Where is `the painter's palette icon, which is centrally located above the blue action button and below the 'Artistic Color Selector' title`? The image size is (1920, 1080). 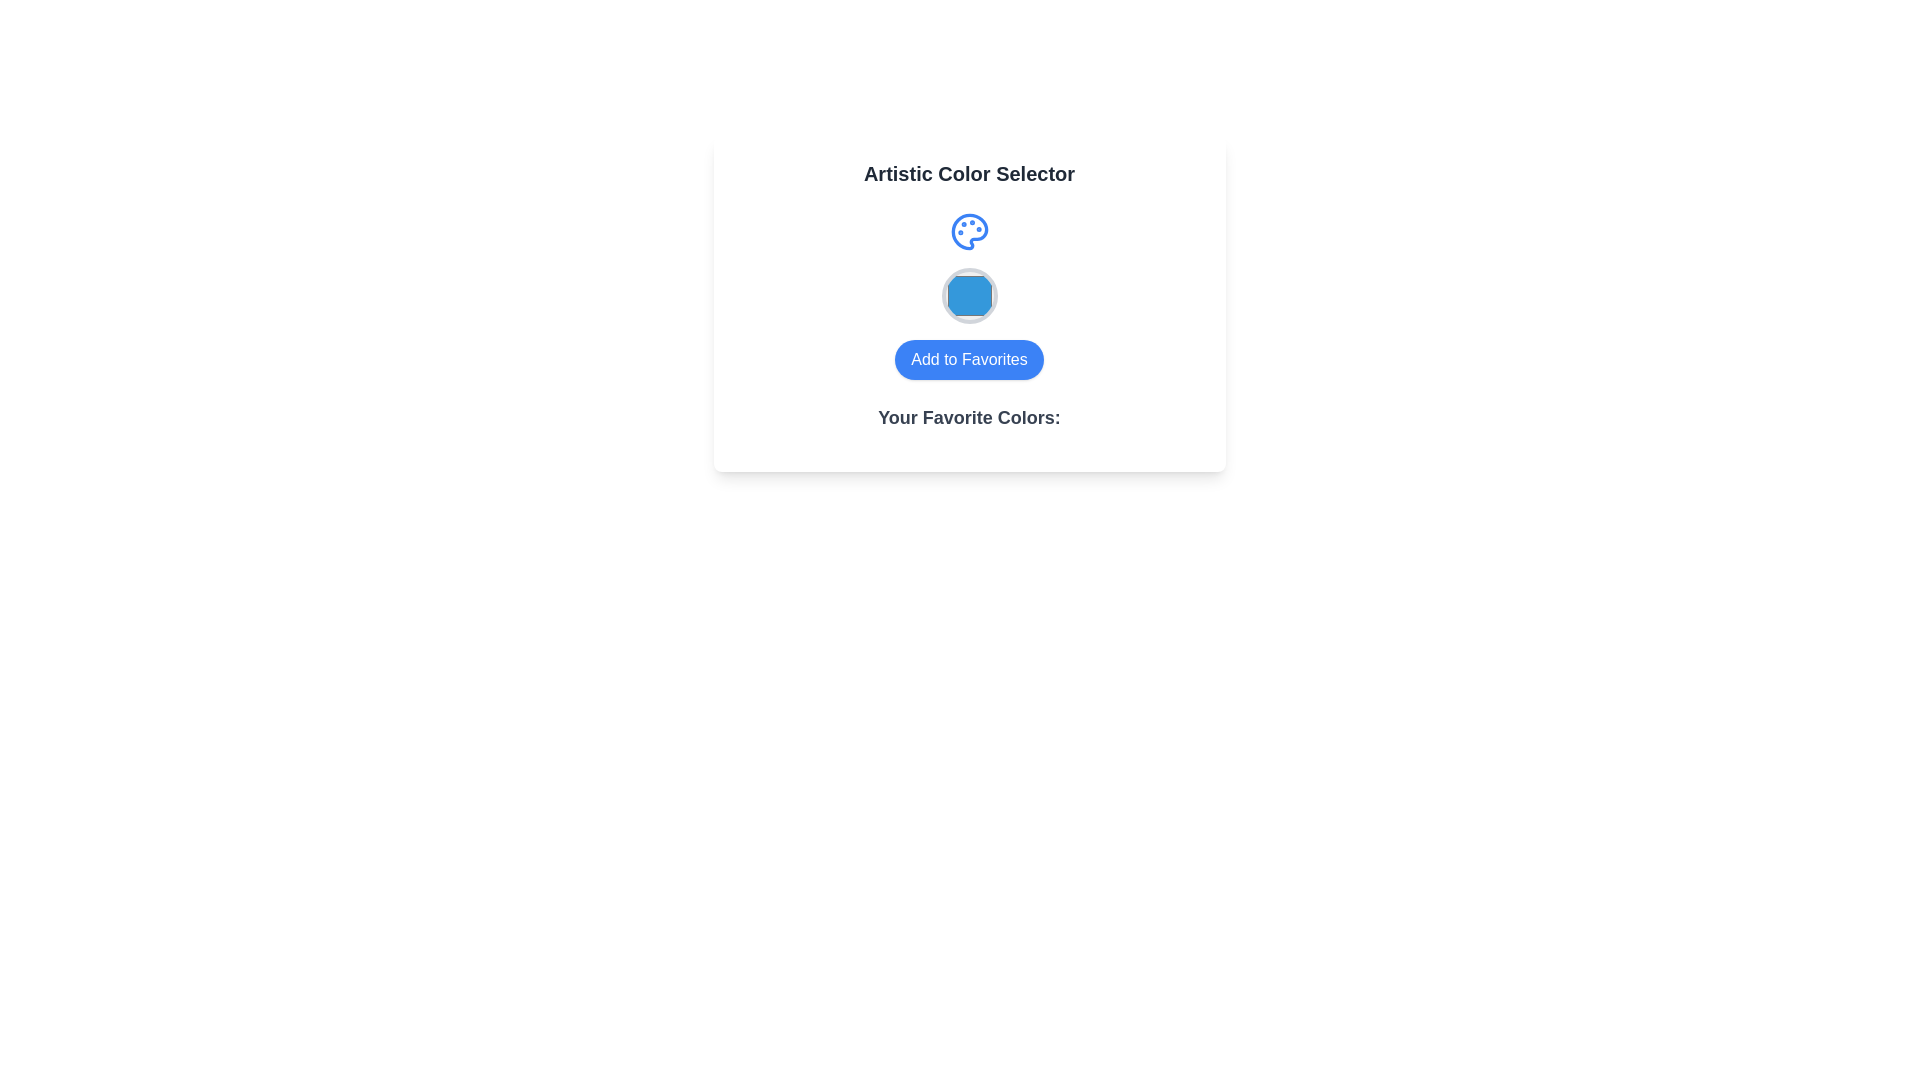 the painter's palette icon, which is centrally located above the blue action button and below the 'Artistic Color Selector' title is located at coordinates (969, 230).